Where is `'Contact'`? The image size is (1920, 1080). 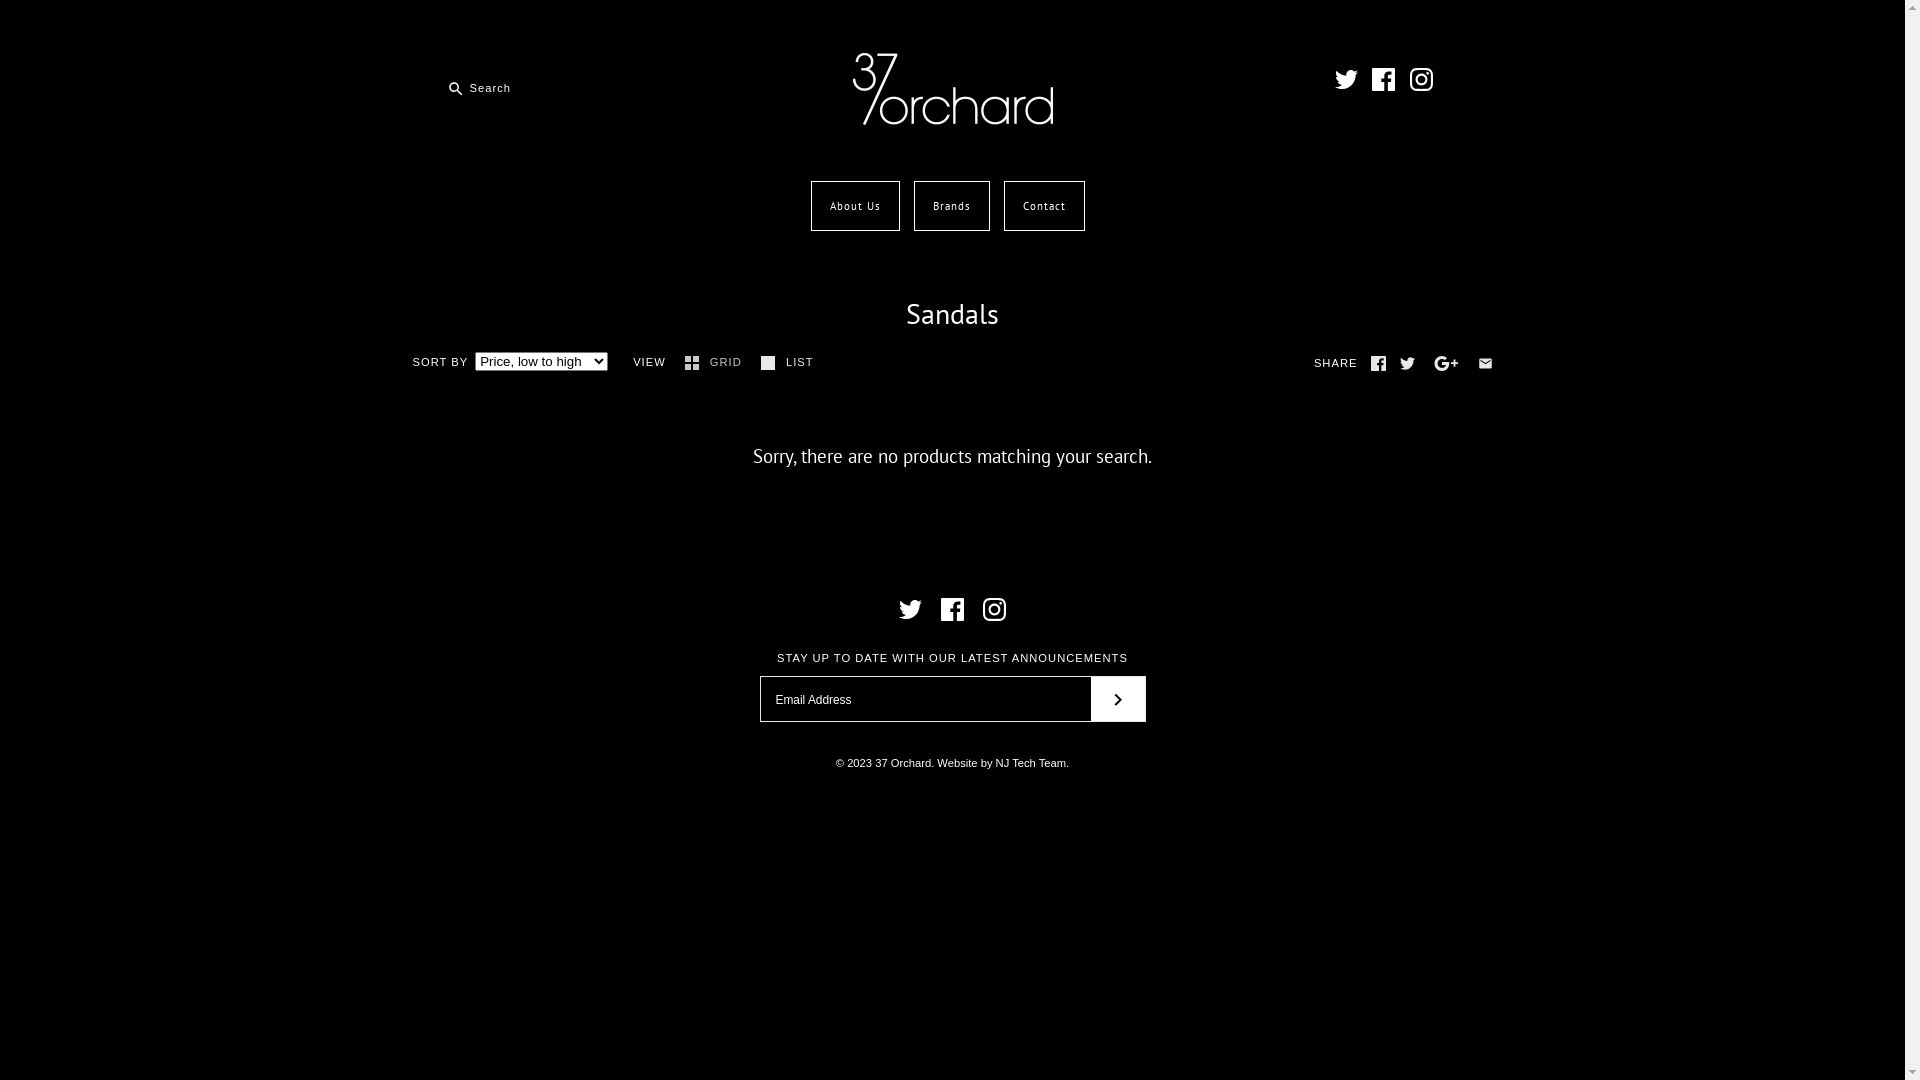 'Contact' is located at coordinates (1042, 205).